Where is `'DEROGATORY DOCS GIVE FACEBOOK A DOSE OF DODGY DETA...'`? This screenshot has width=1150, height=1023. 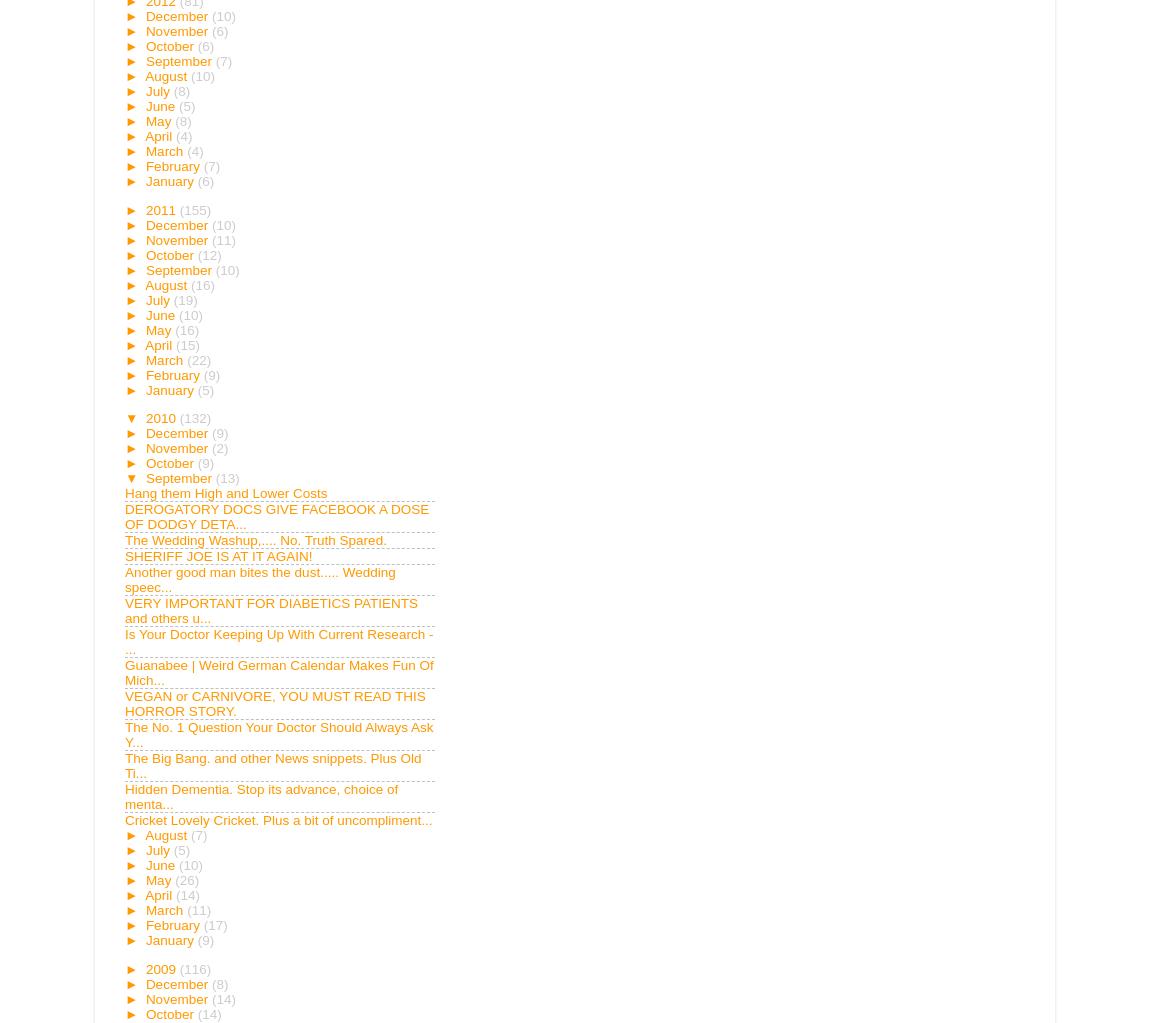
'DEROGATORY DOCS GIVE FACEBOOK A DOSE OF DODGY DETA...' is located at coordinates (124, 516).